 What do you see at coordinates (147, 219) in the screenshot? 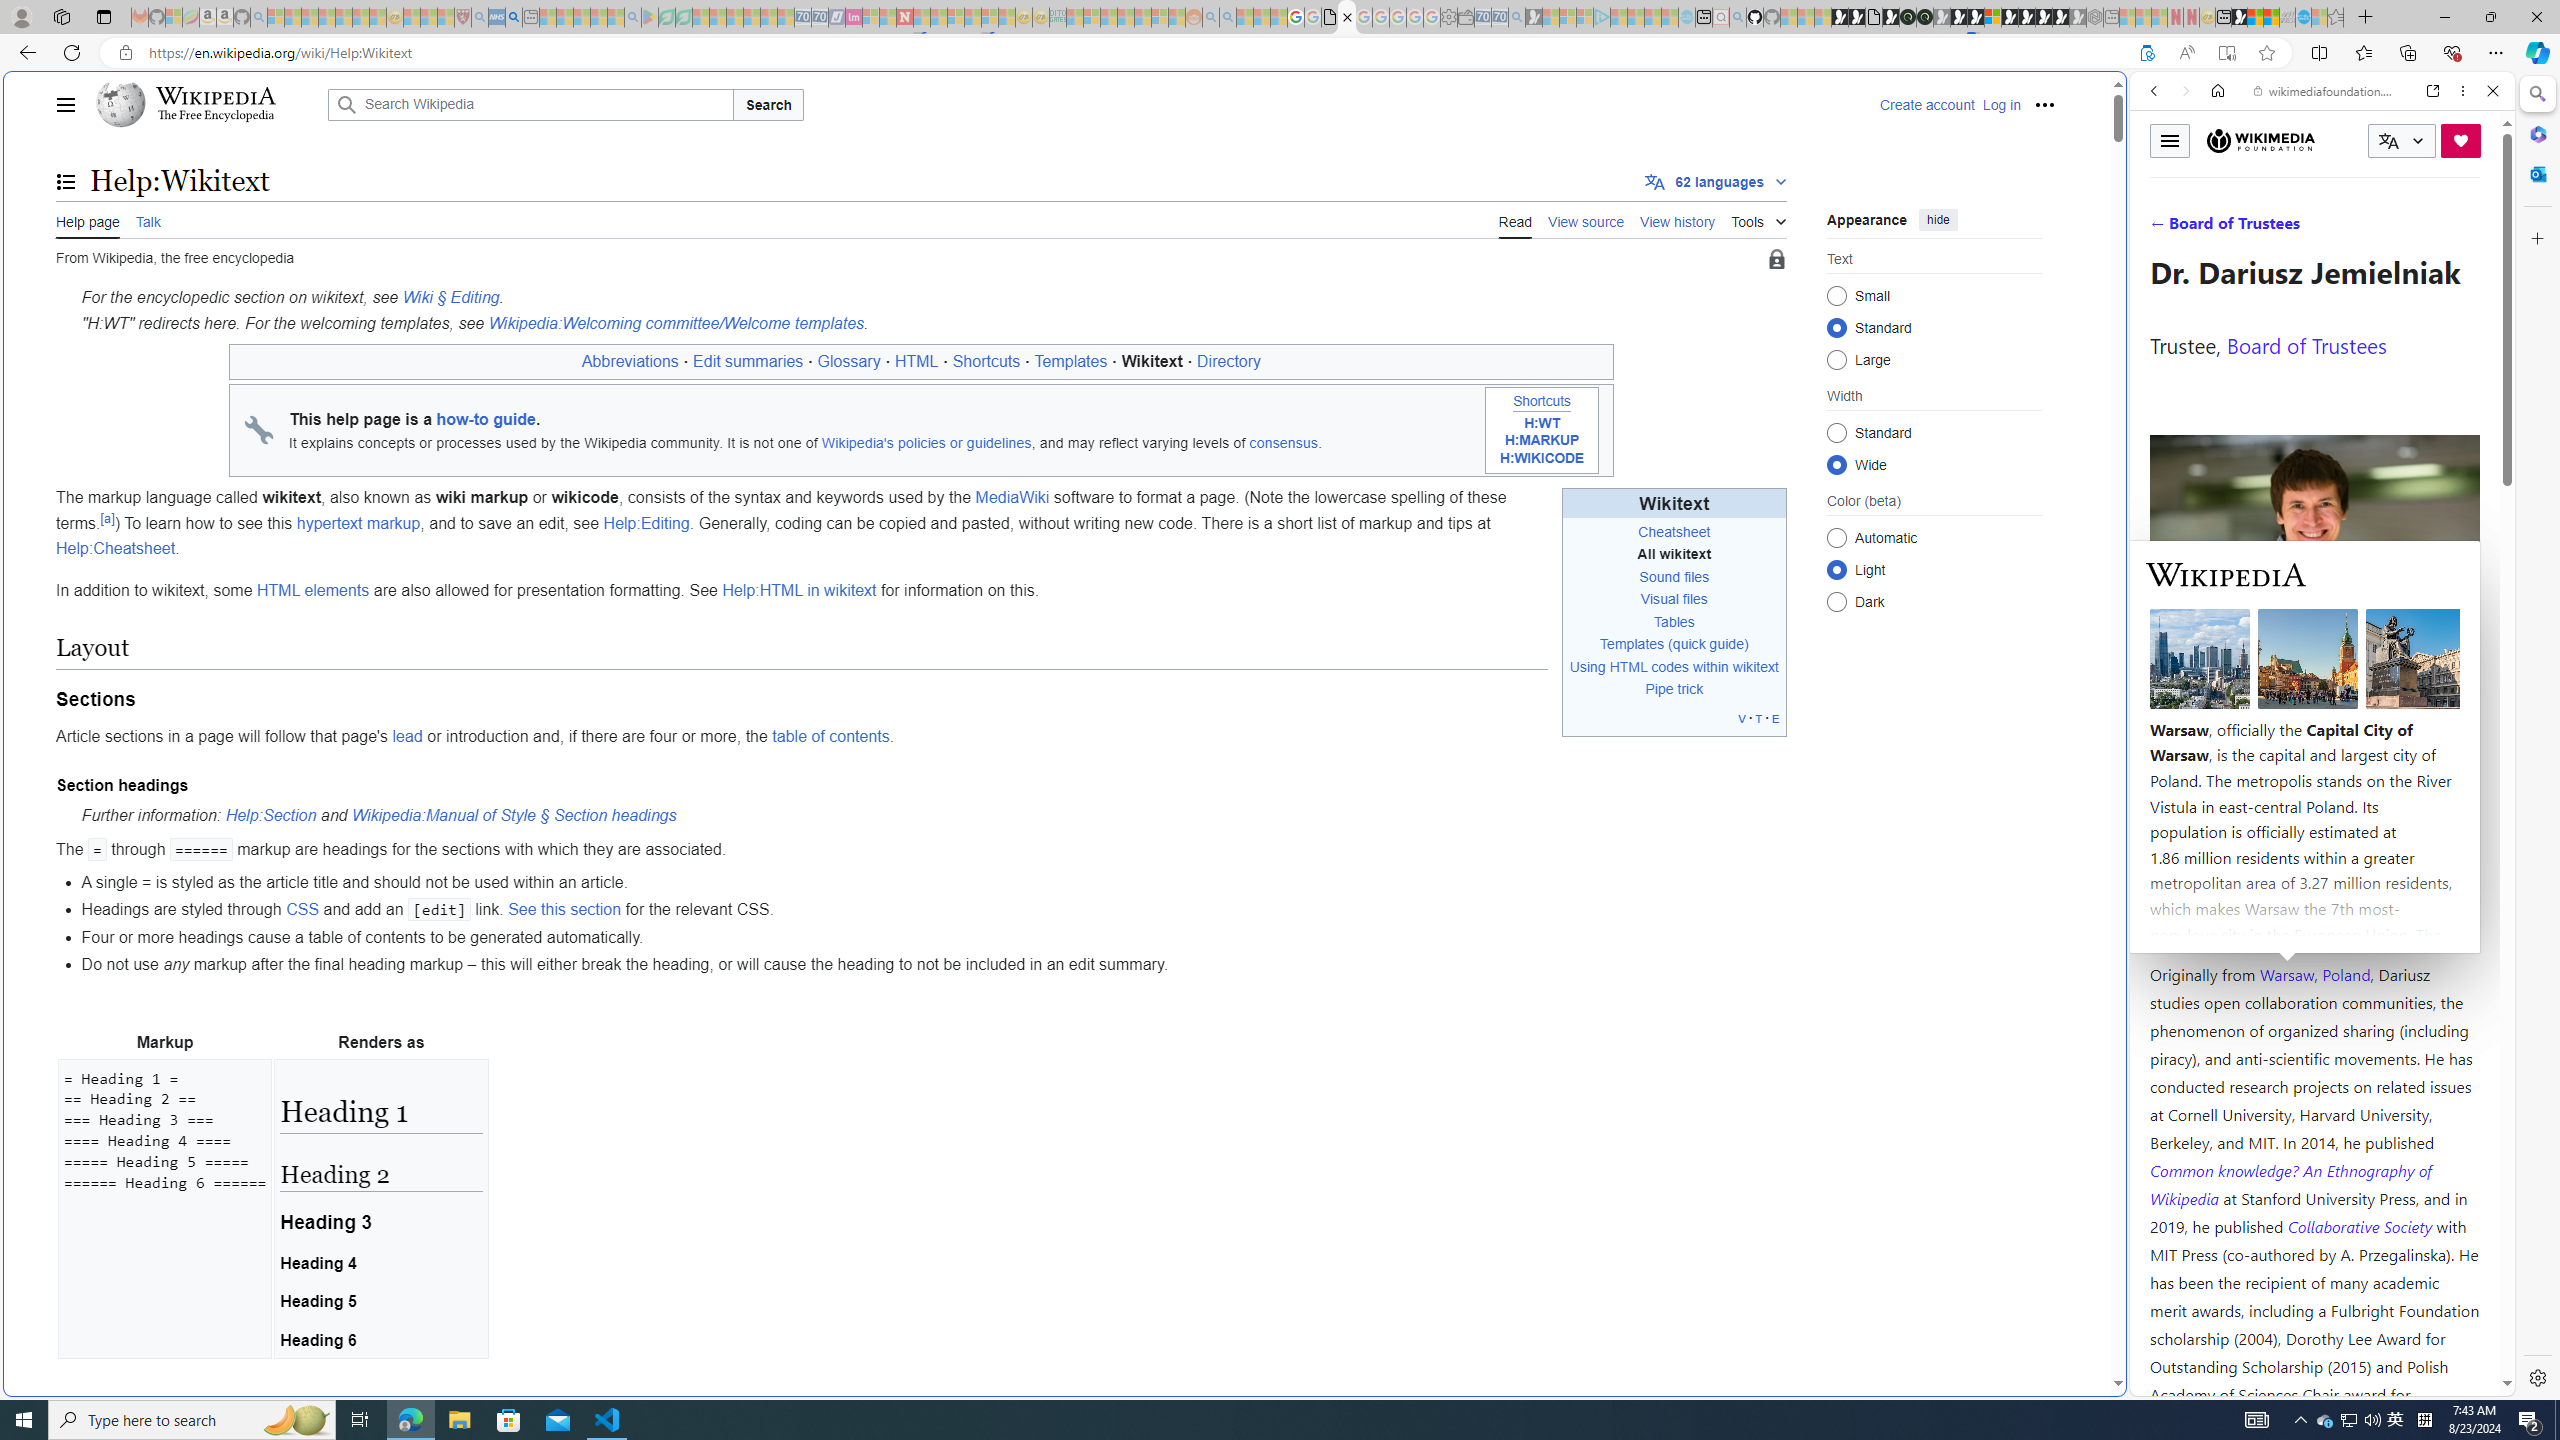
I see `'Talk'` at bounding box center [147, 219].